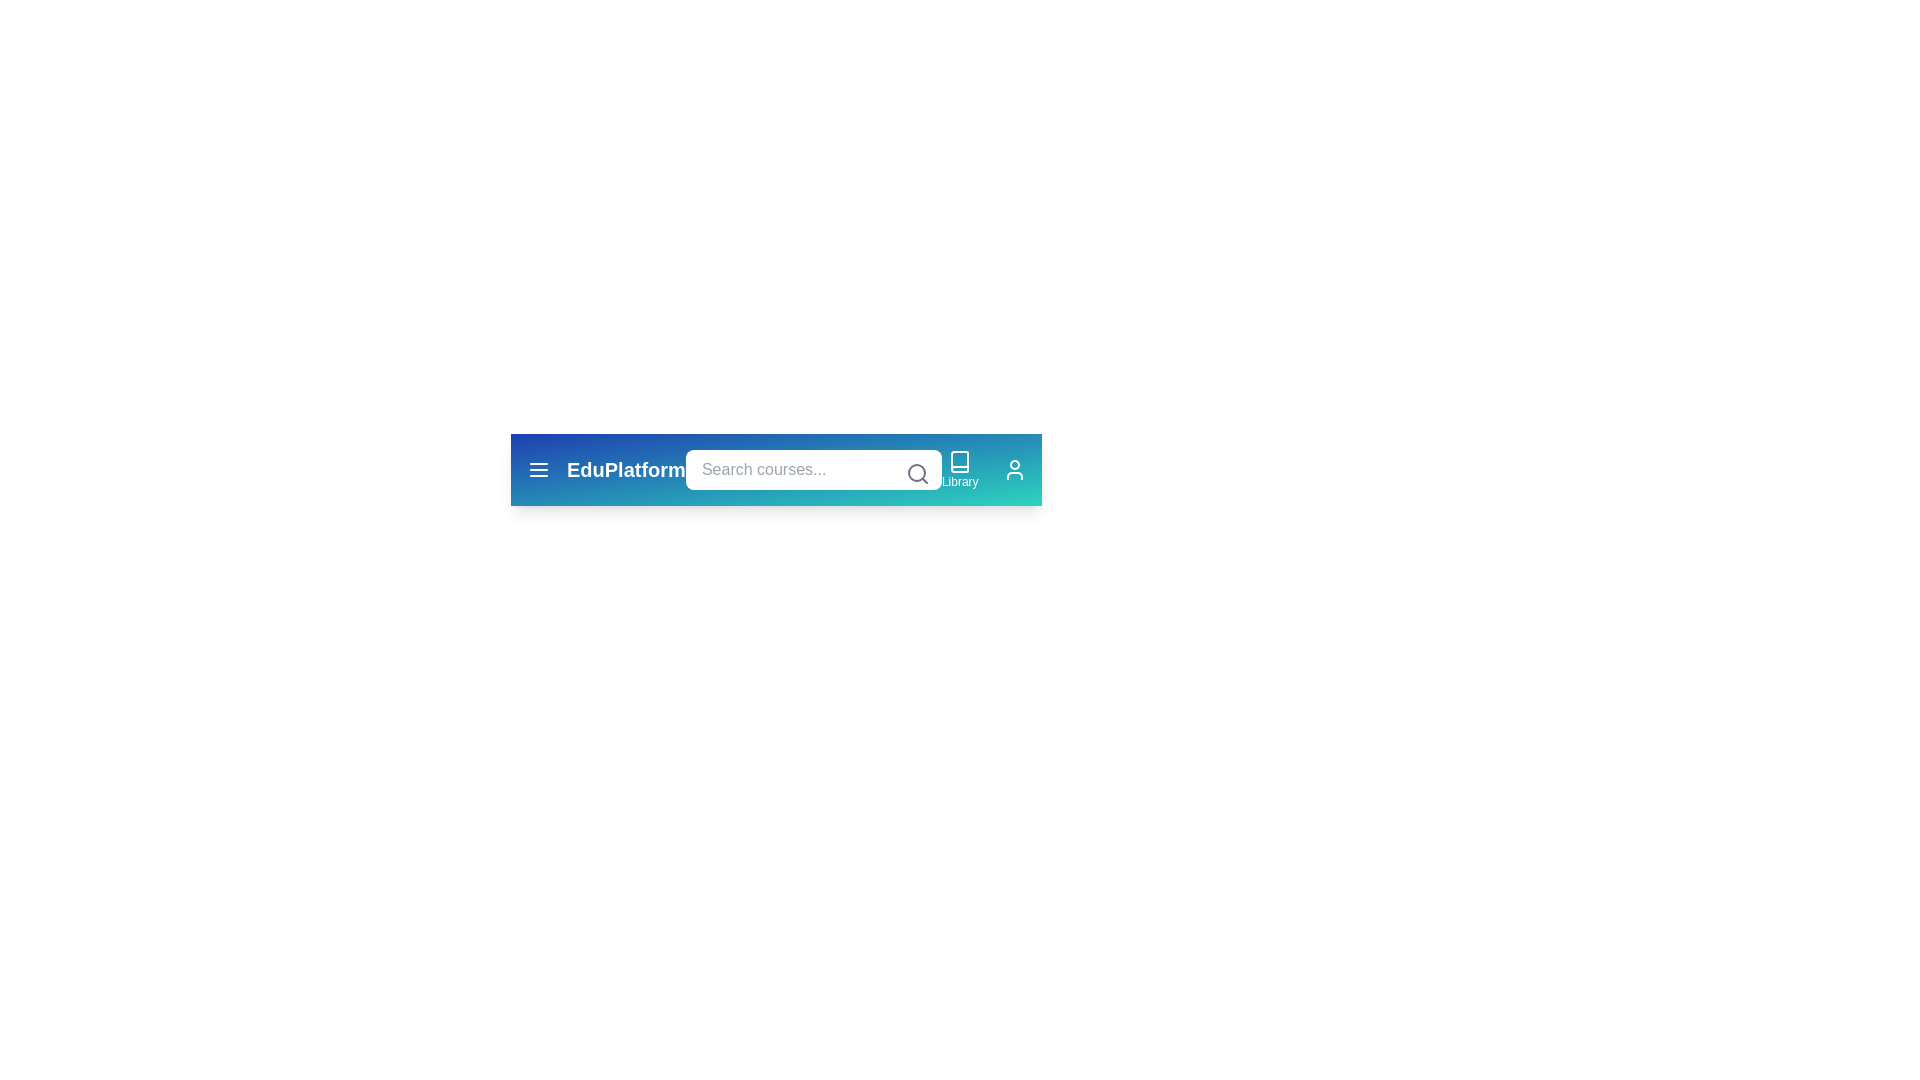 The image size is (1920, 1080). Describe the element at coordinates (1014, 470) in the screenshot. I see `the user icon to open the user profile or account settings` at that location.